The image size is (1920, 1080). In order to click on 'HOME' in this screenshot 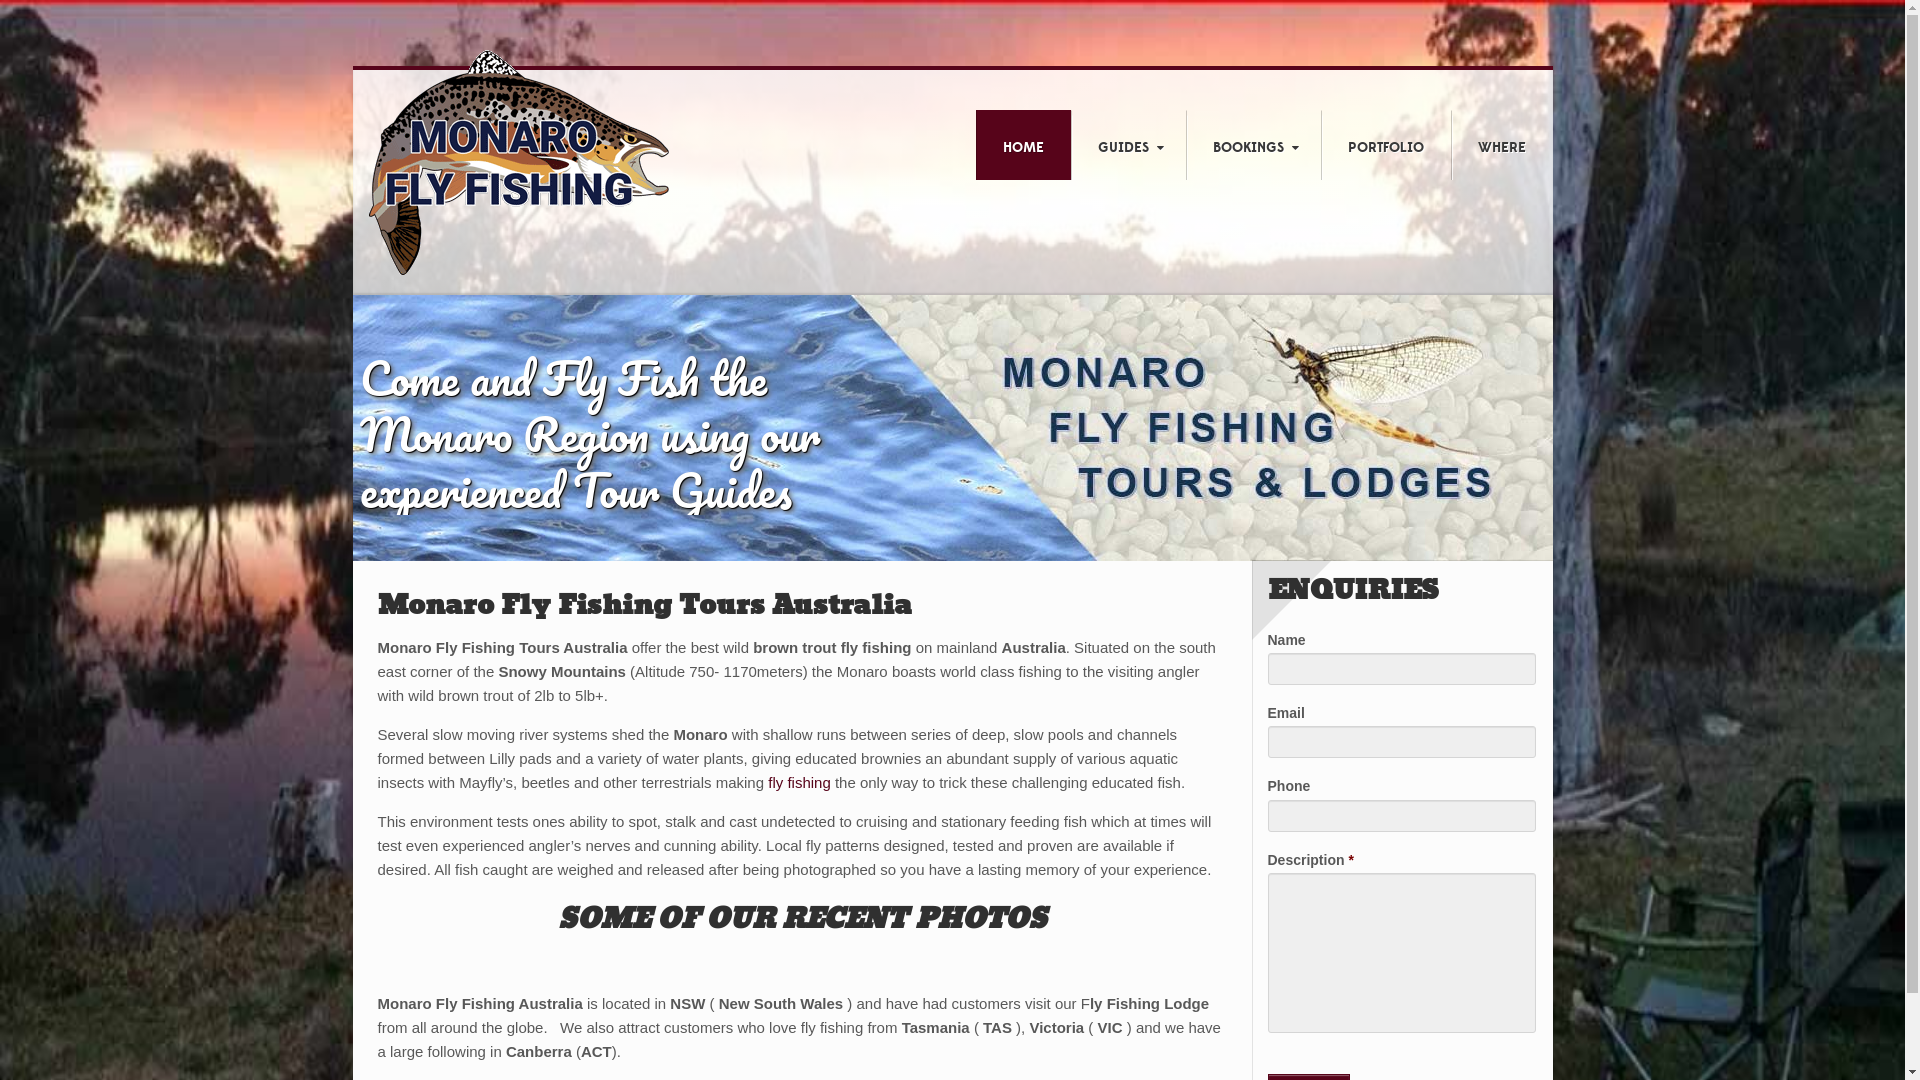, I will do `click(1022, 146)`.